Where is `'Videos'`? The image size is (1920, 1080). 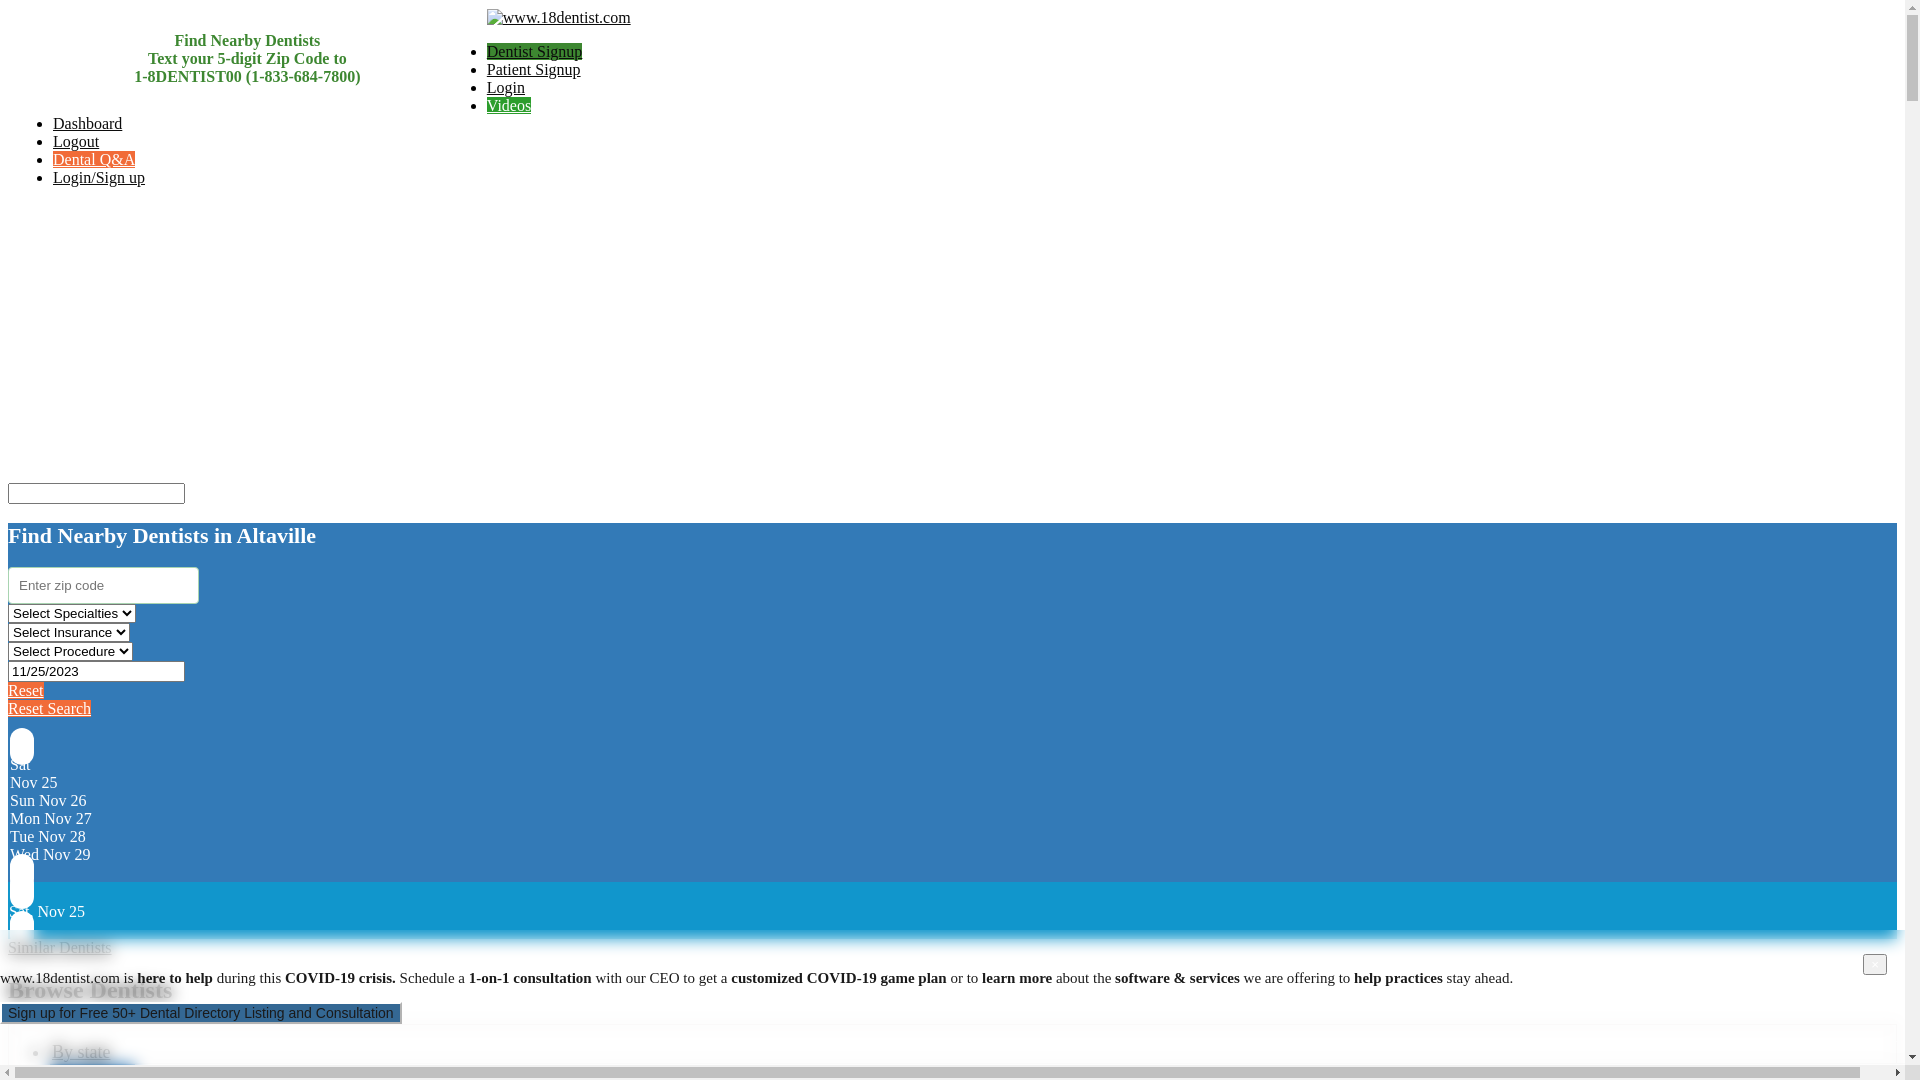 'Videos' is located at coordinates (486, 105).